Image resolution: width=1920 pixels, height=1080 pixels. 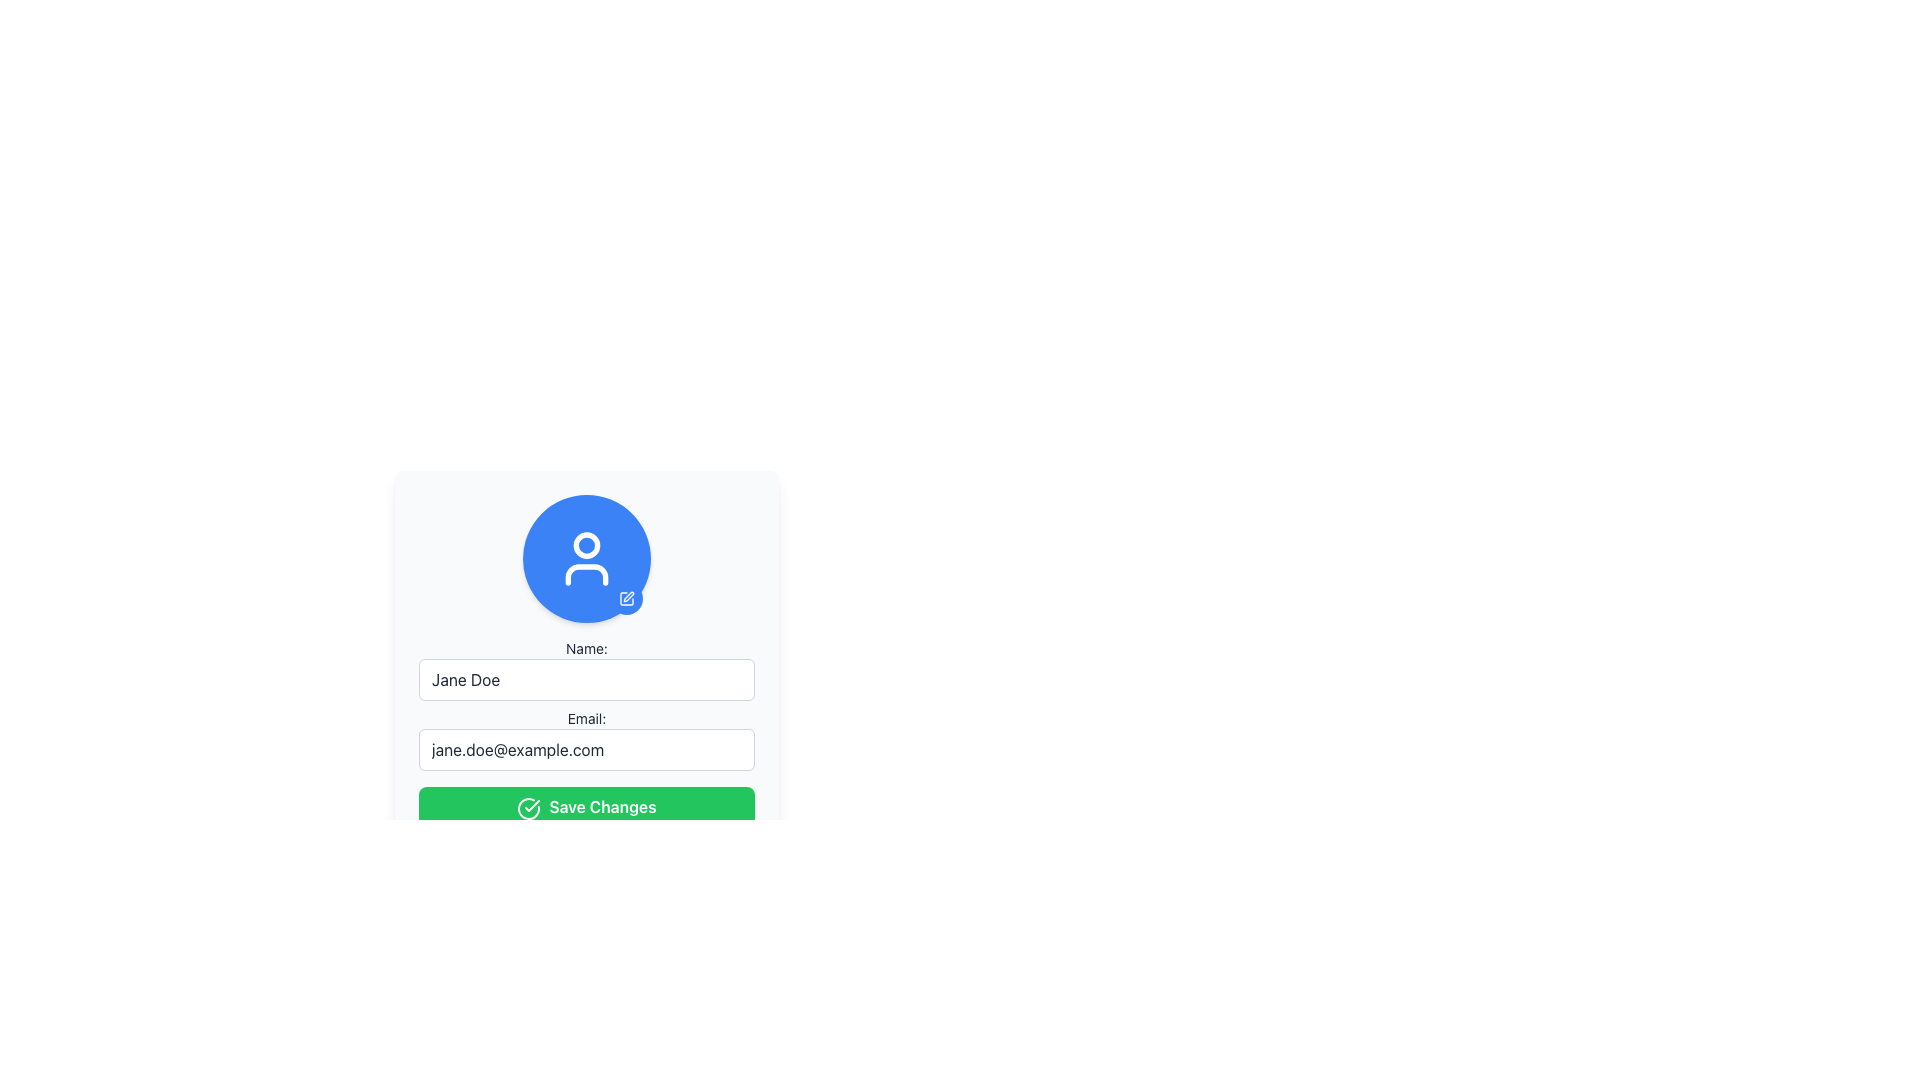 What do you see at coordinates (585, 559) in the screenshot?
I see `the User Profile Display circular blue icon with a white user avatar symbol` at bounding box center [585, 559].